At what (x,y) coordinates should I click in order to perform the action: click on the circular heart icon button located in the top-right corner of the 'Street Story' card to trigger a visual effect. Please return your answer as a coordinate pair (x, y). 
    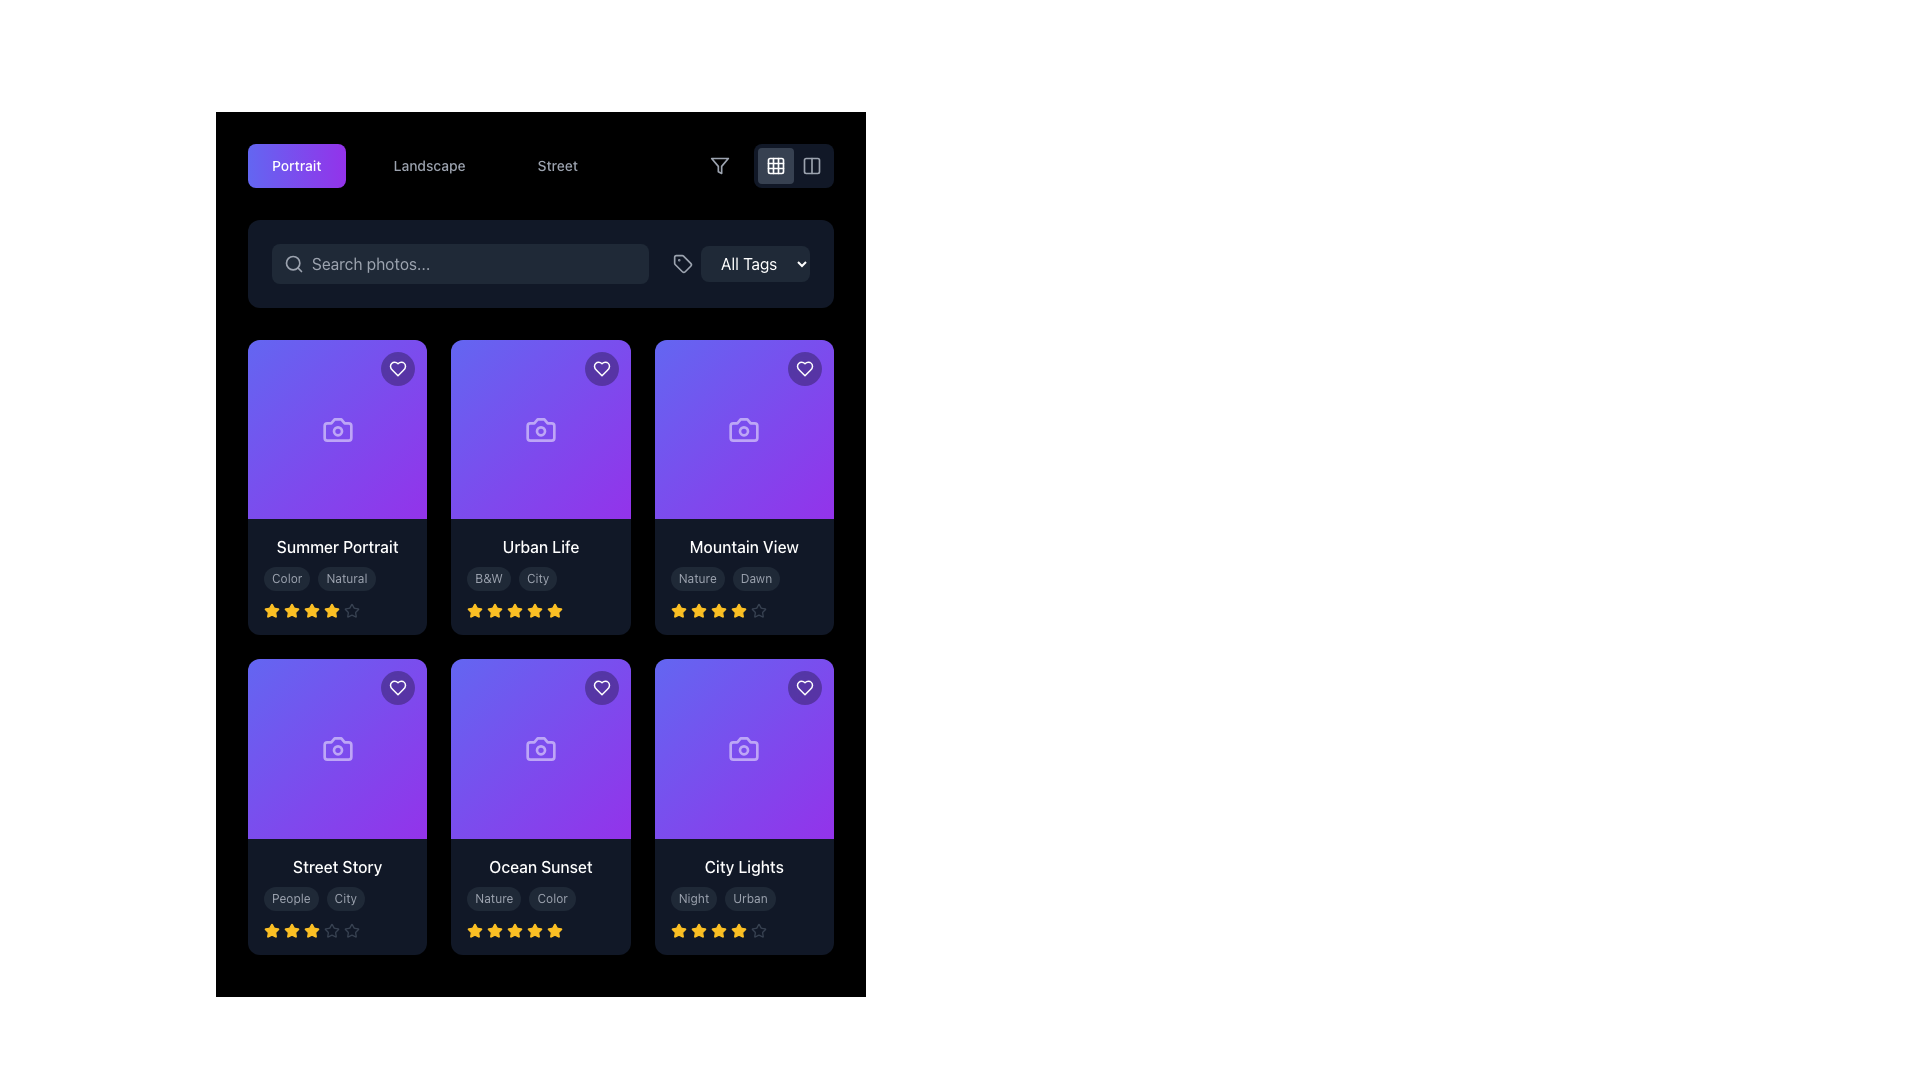
    Looking at the image, I should click on (398, 687).